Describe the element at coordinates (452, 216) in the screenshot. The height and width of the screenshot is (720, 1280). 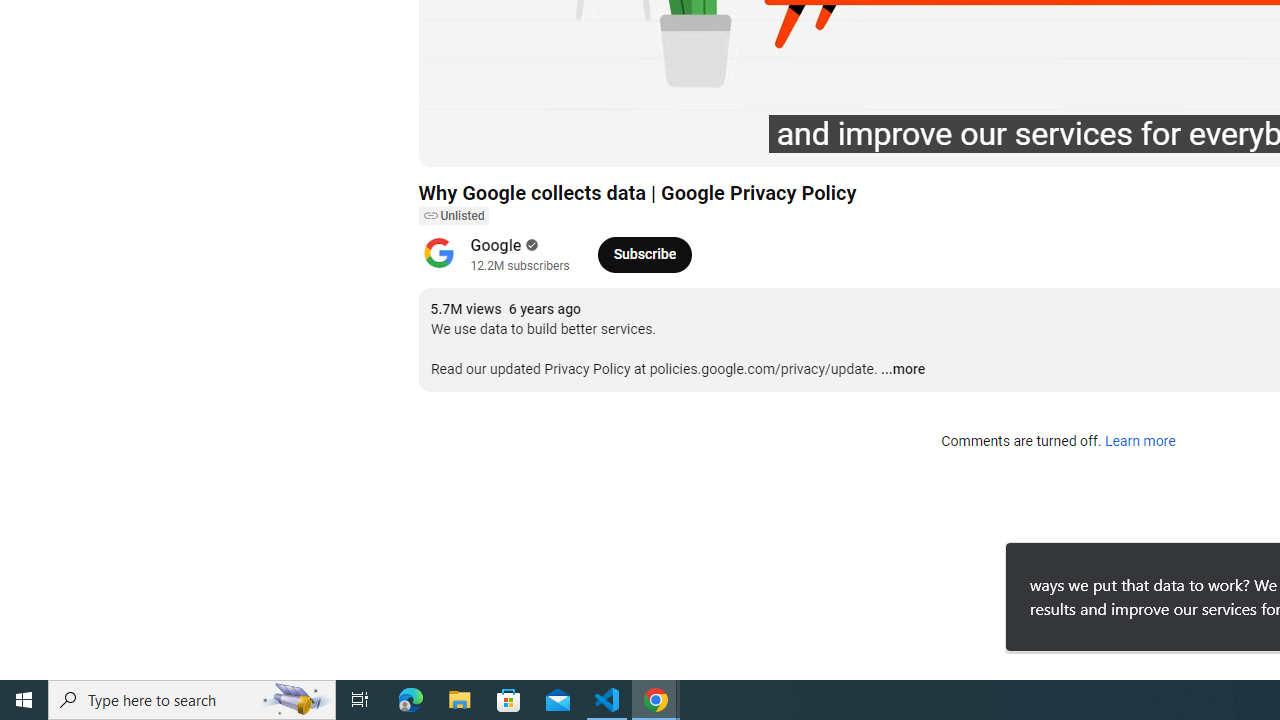
I see `'Unlisted'` at that location.